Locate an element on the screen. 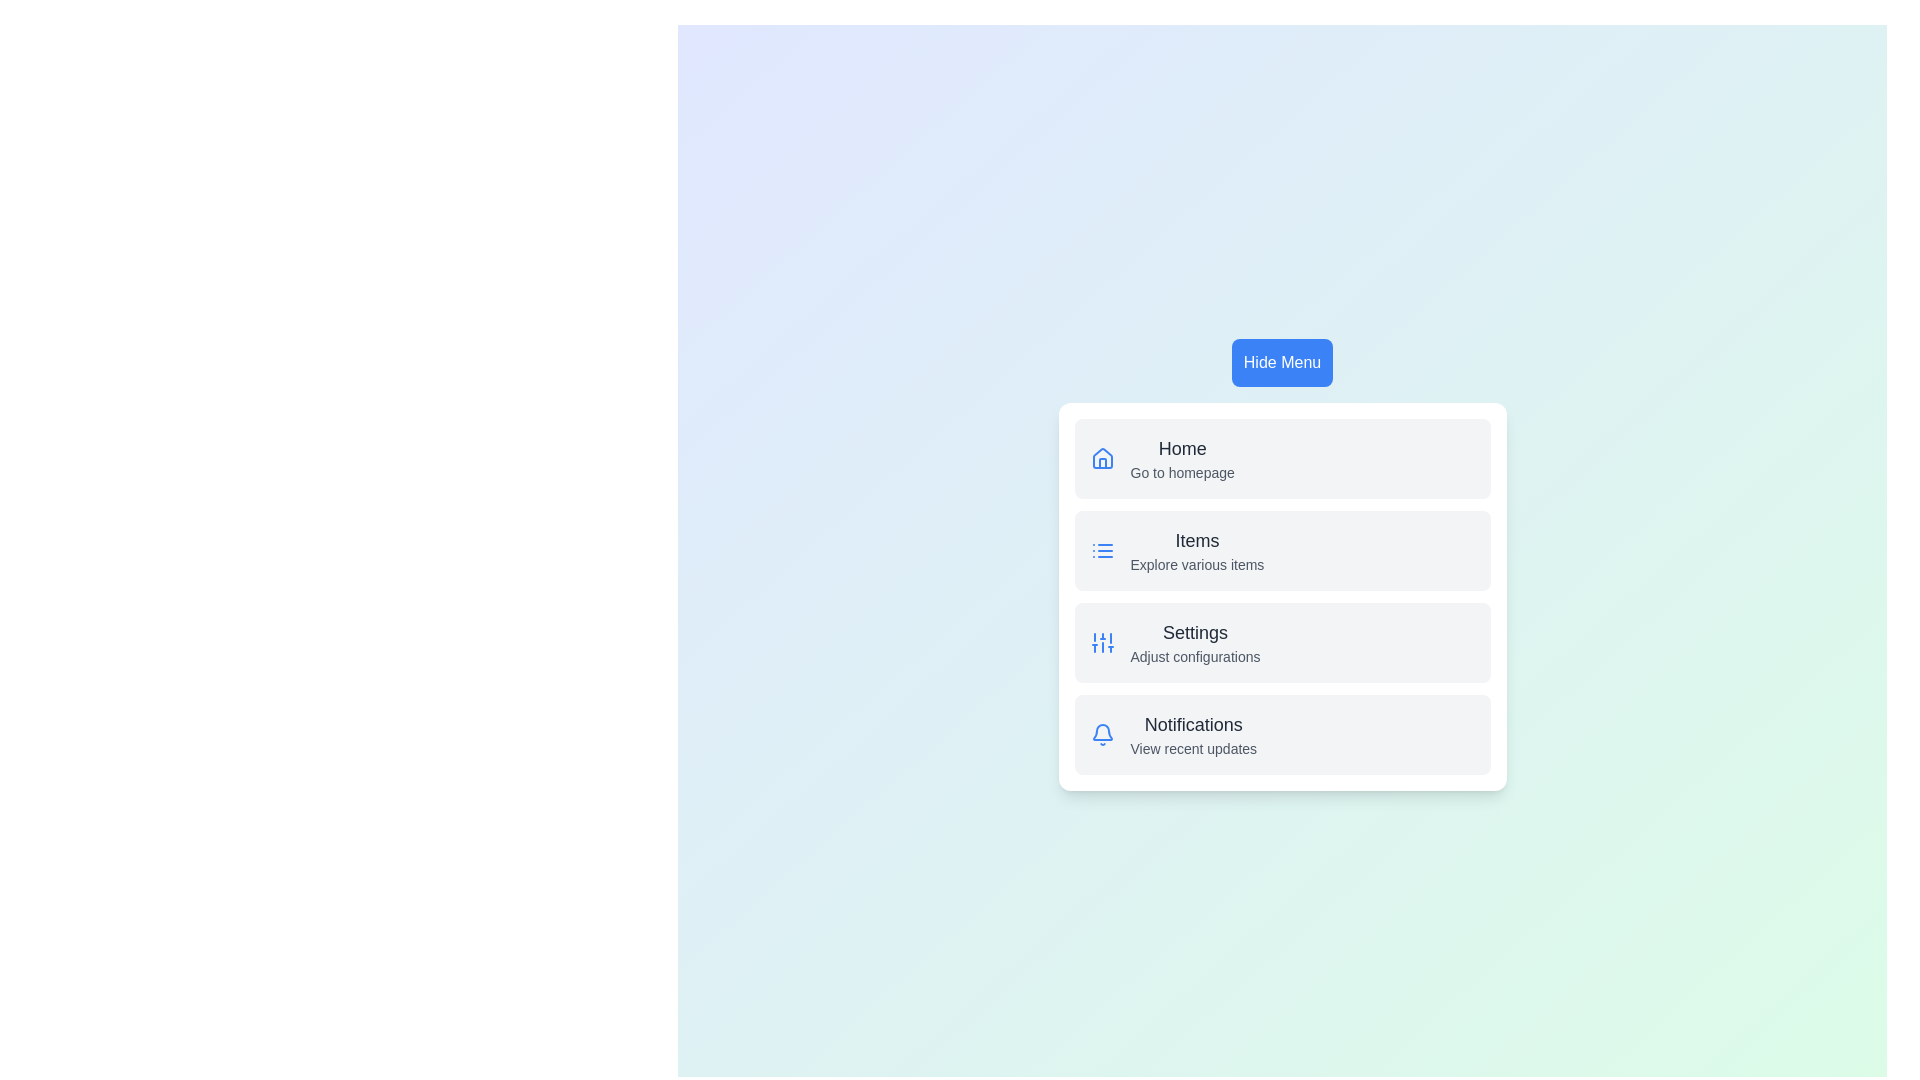 The image size is (1920, 1080). the menu item labeled Items is located at coordinates (1197, 540).